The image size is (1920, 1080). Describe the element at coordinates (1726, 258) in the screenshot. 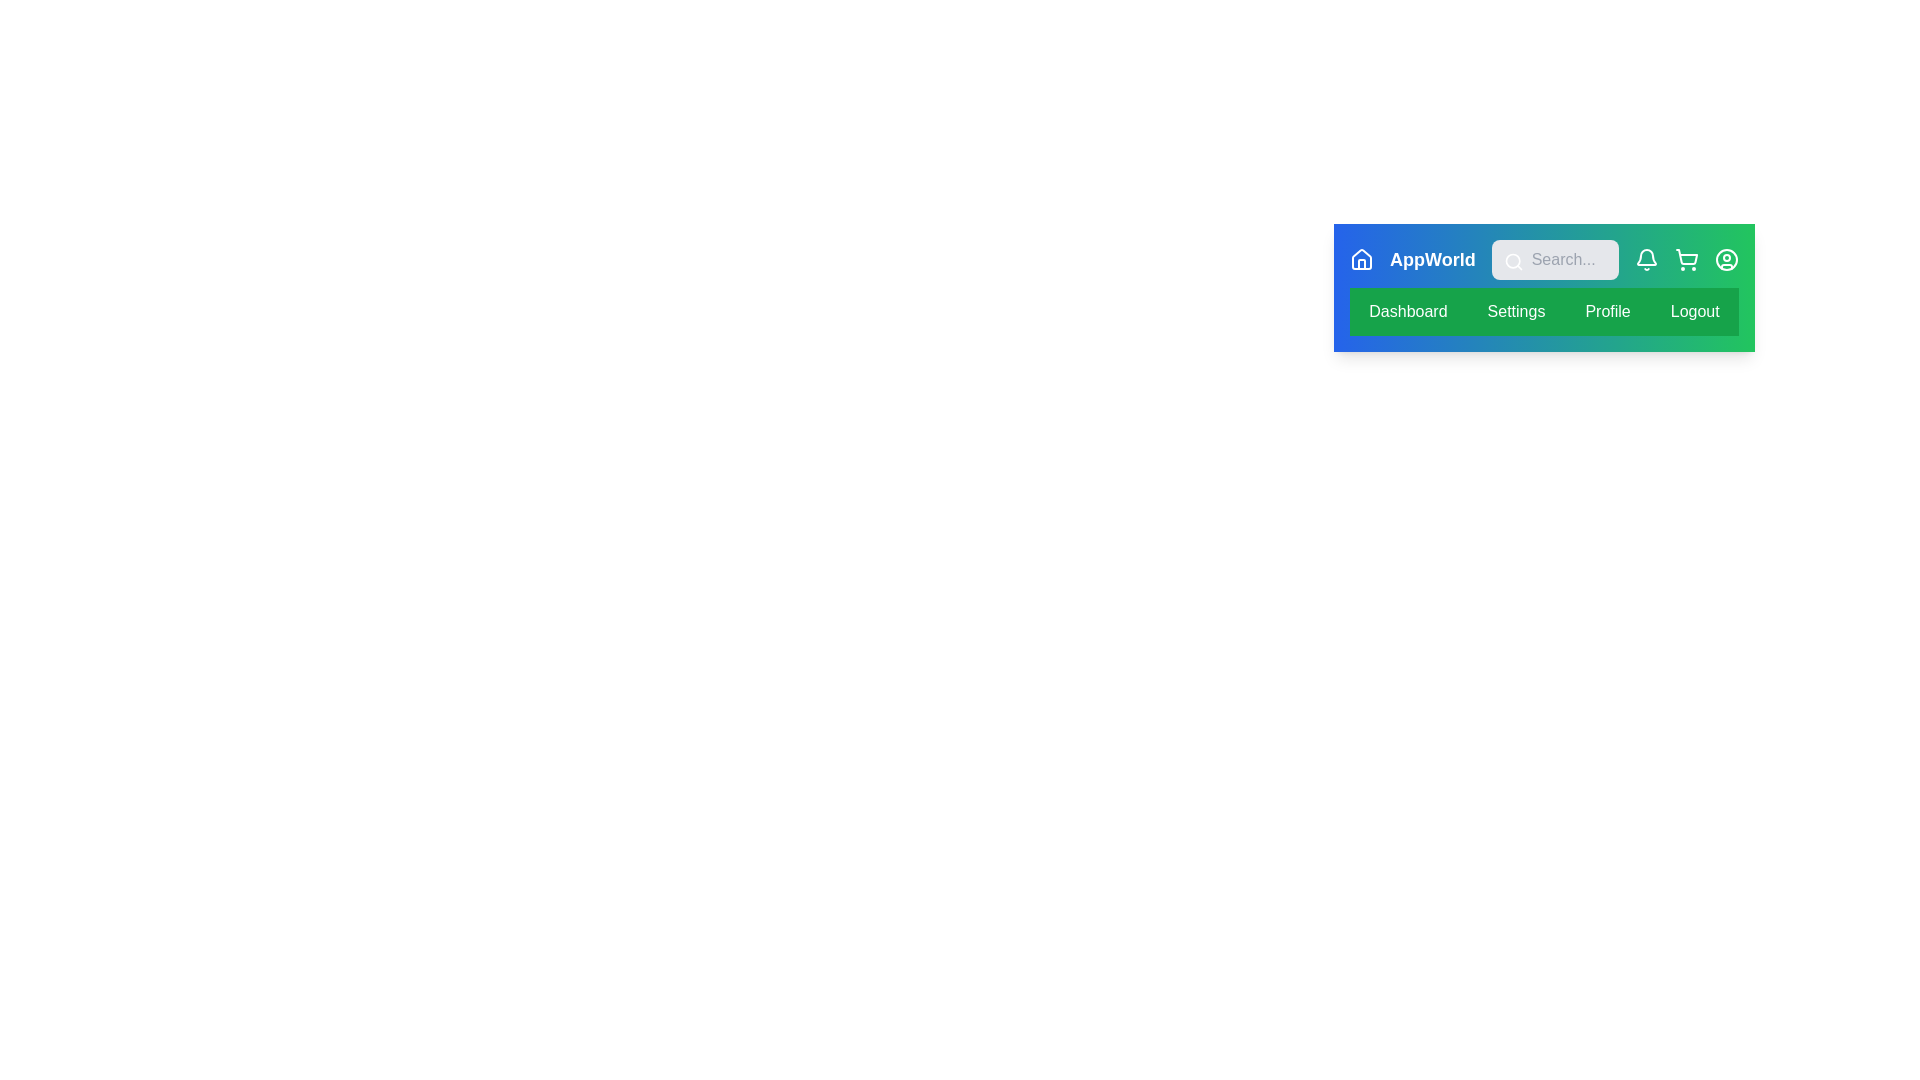

I see `the navigation icon corresponding to profile` at that location.